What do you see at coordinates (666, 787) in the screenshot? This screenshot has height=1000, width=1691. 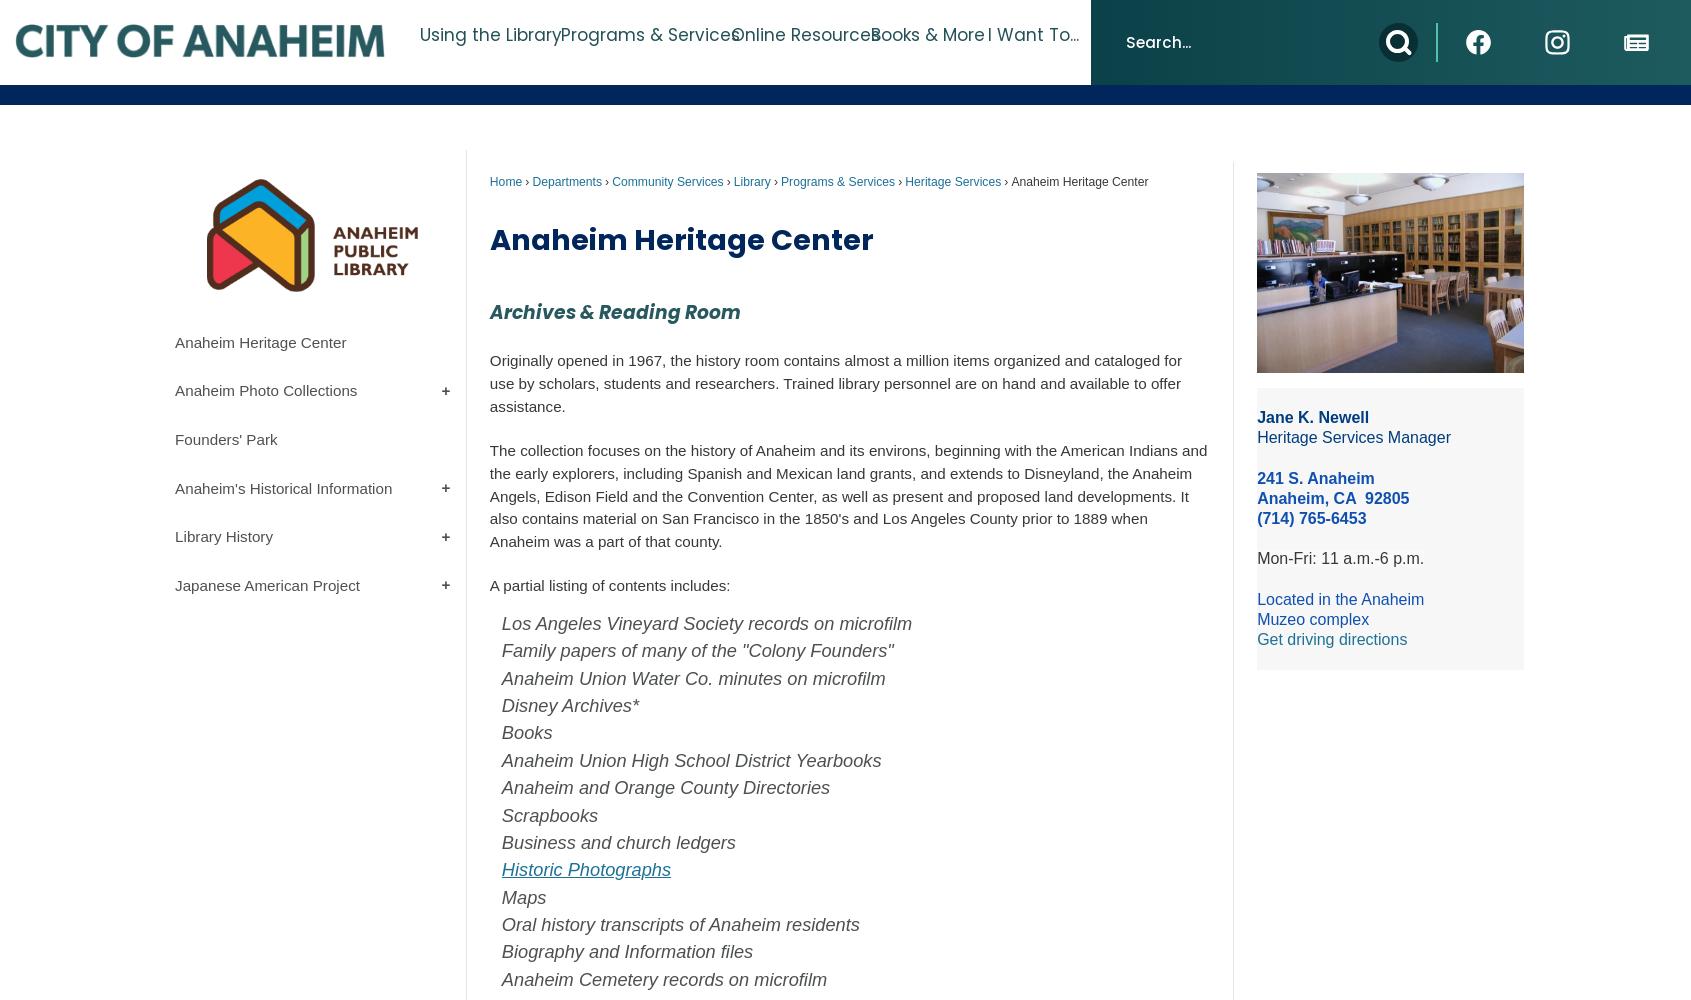 I see `'Anaheim and Orange County Directories'` at bounding box center [666, 787].